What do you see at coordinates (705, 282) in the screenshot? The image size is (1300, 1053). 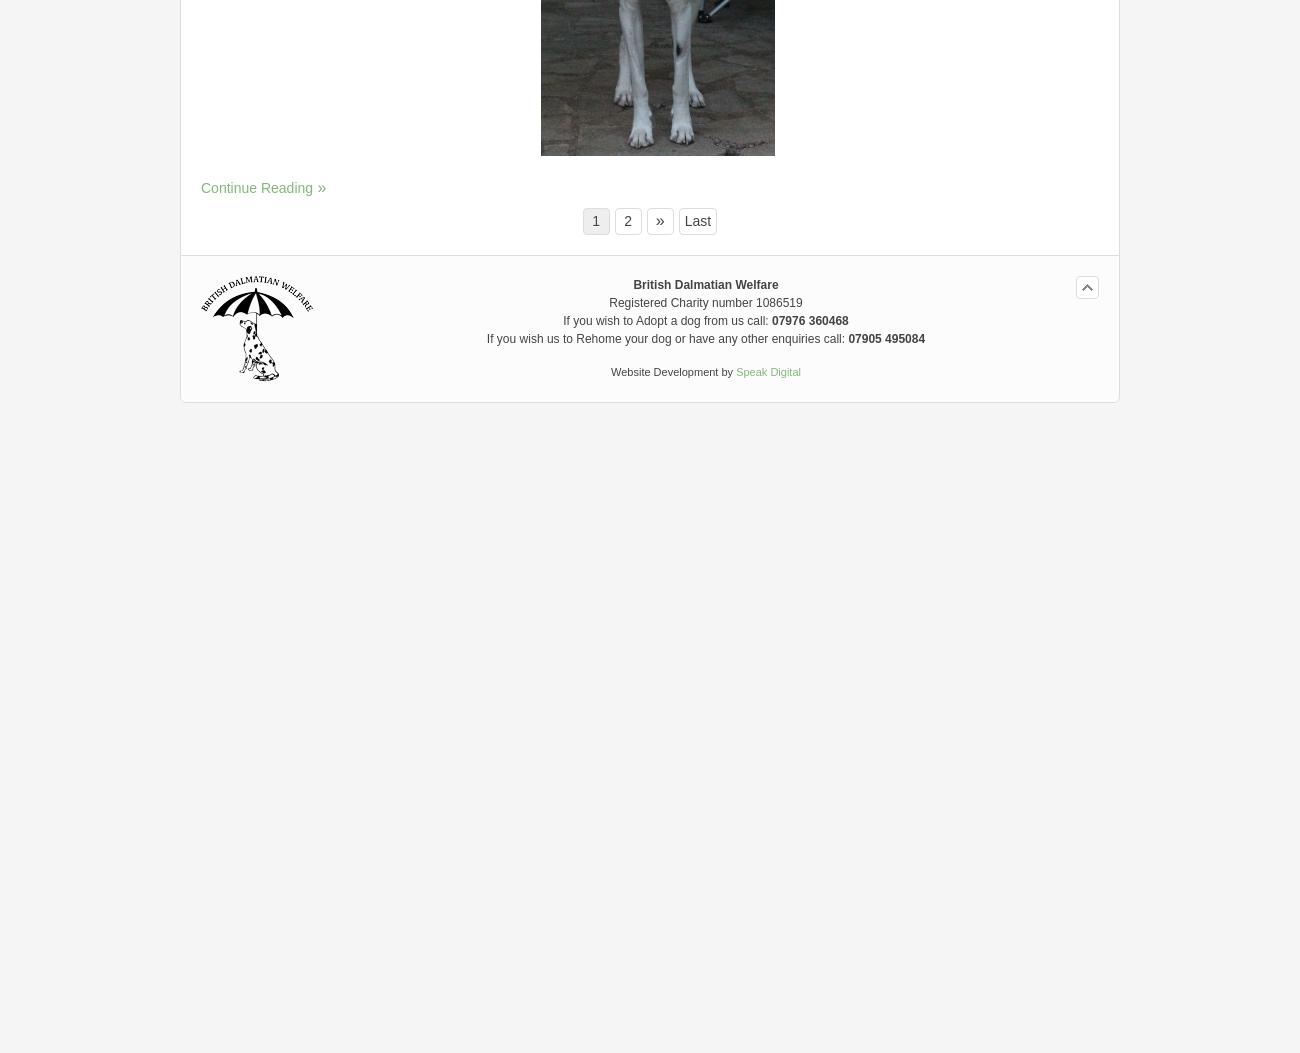 I see `'British Dalmatian Welfare'` at bounding box center [705, 282].